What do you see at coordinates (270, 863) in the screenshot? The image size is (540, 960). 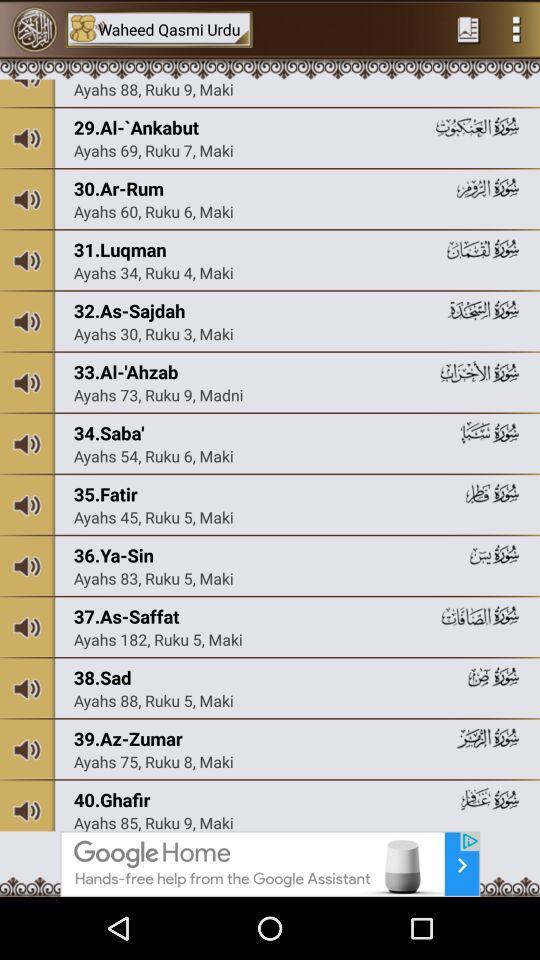 I see `advetisement link` at bounding box center [270, 863].